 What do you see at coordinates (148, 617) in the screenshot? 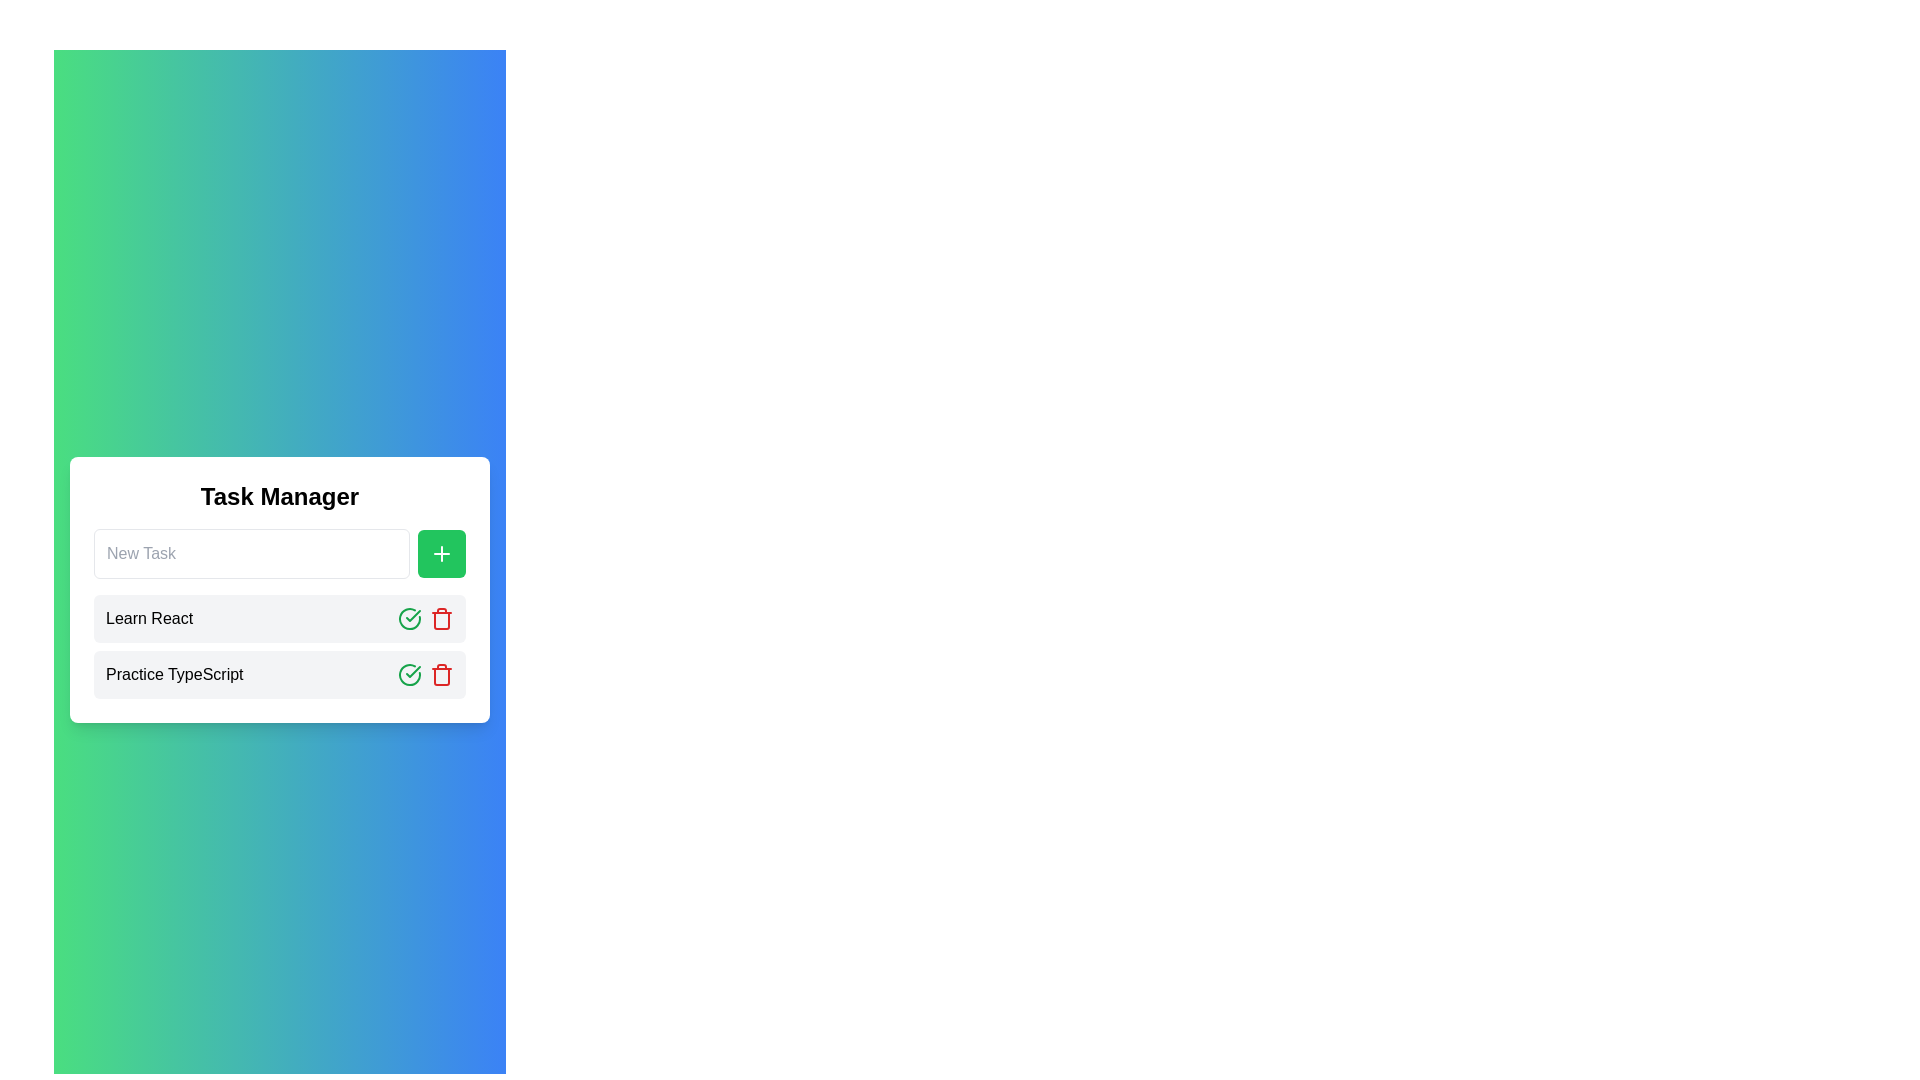
I see `the Static Text Label displaying 'Learn React' to trigger the tooltip` at bounding box center [148, 617].